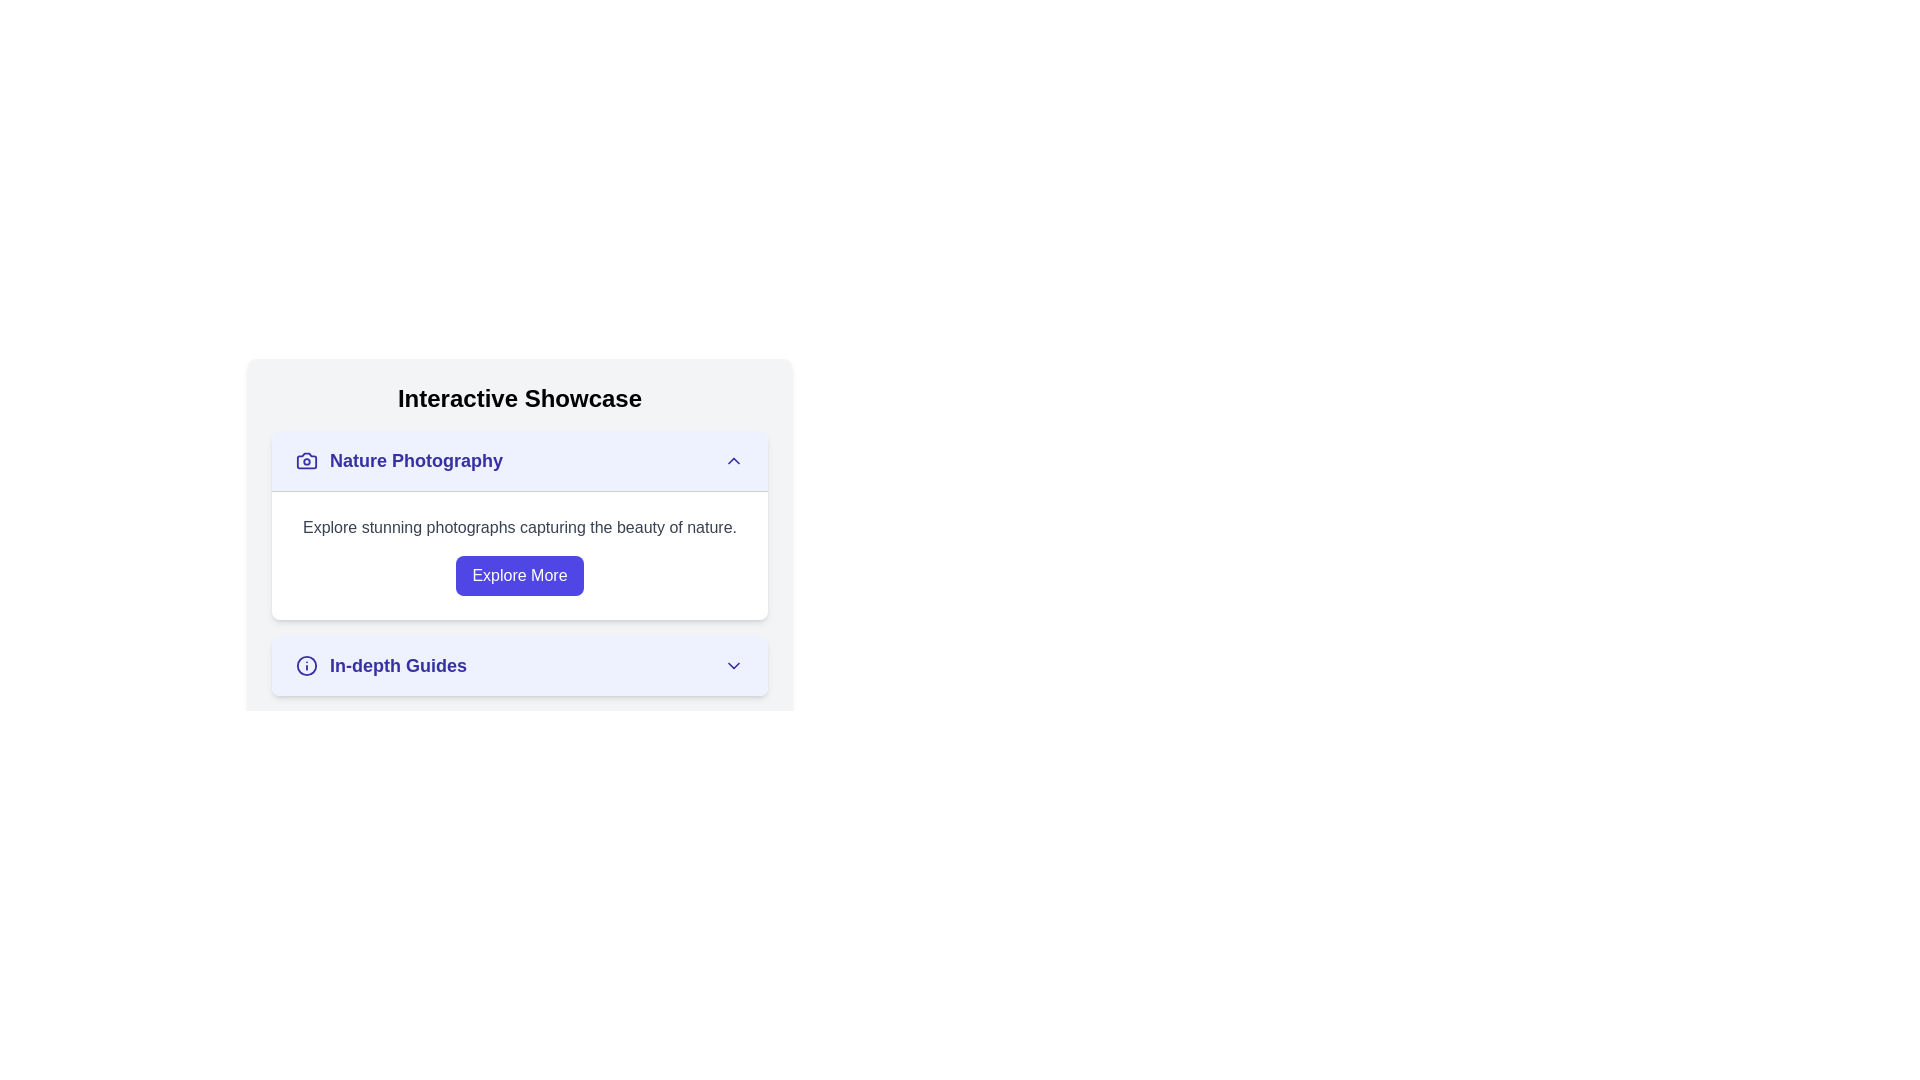  What do you see at coordinates (306, 666) in the screenshot?
I see `the information icon adjacent to the text 'In-depth Guides' located in the 'Interactive Showcase' section` at bounding box center [306, 666].